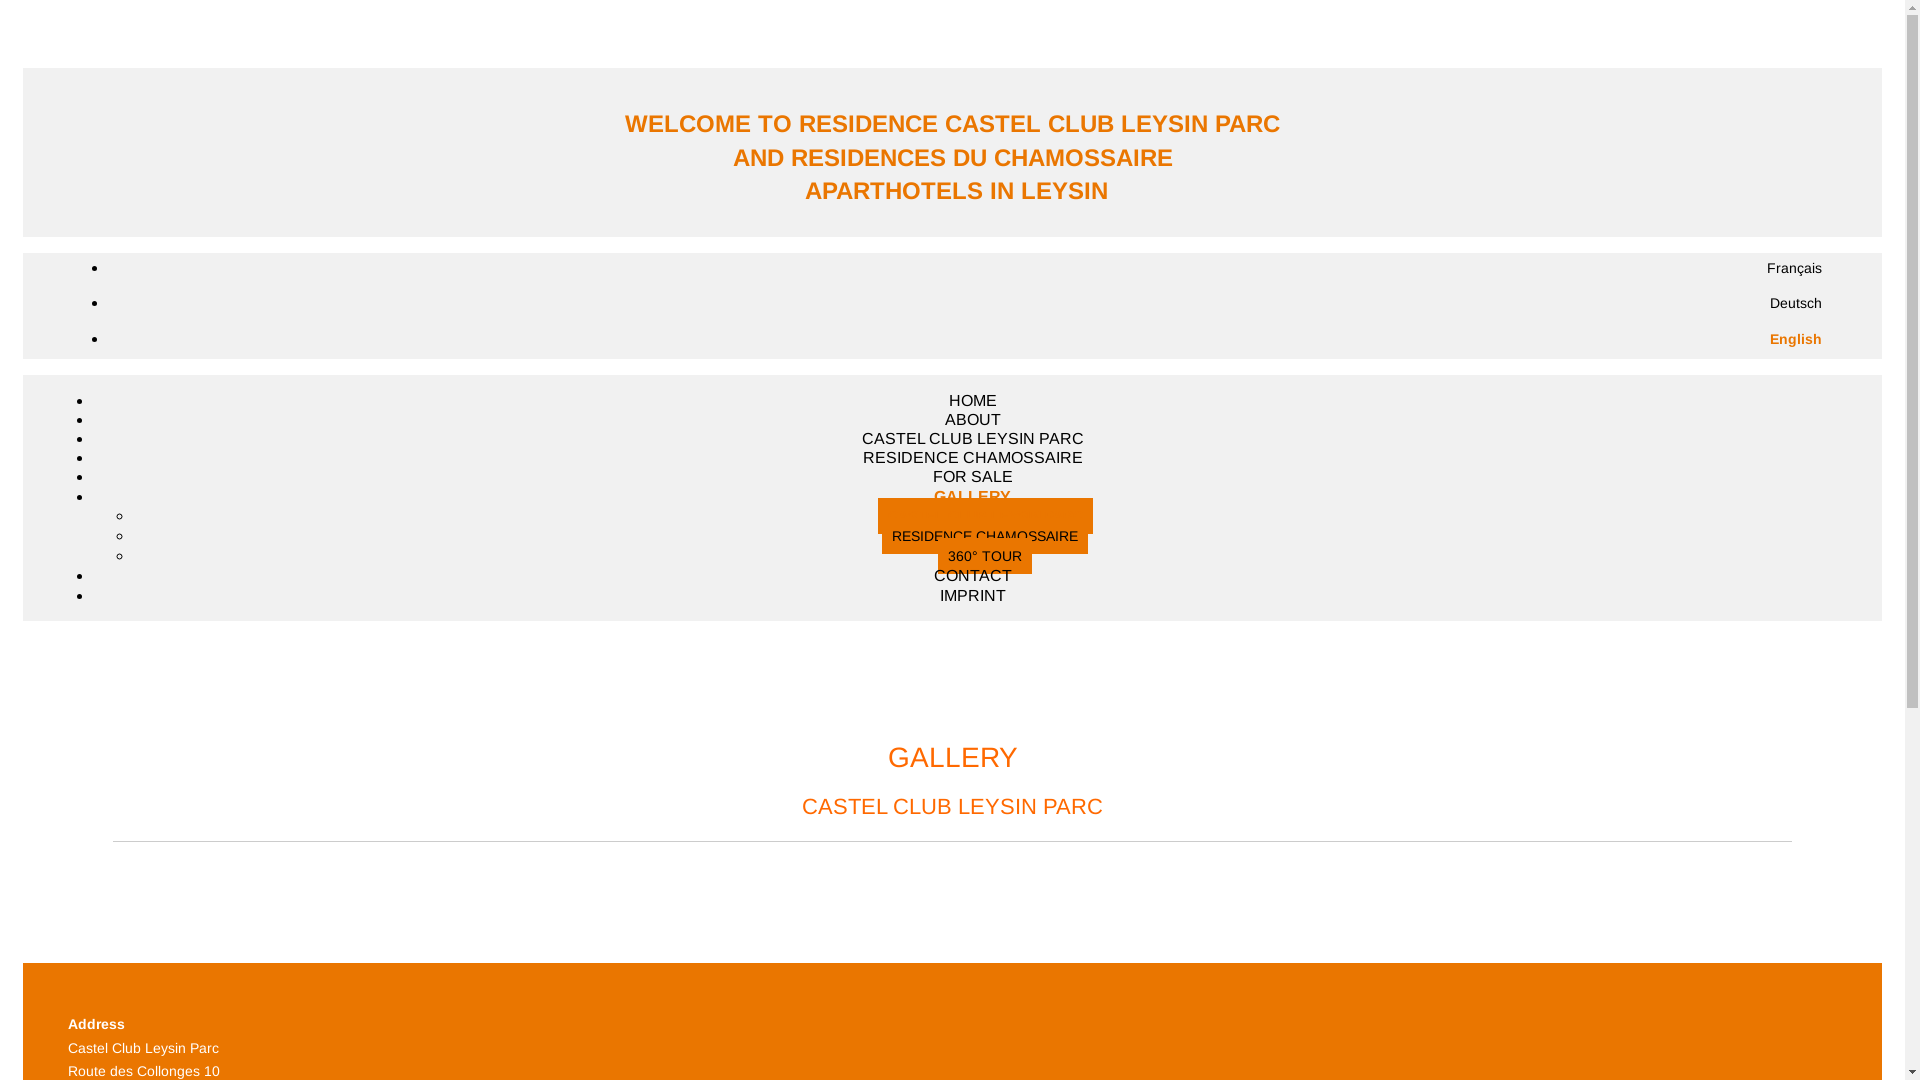  What do you see at coordinates (972, 457) in the screenshot?
I see `'RESIDENCE CHAMOSSAIRE'` at bounding box center [972, 457].